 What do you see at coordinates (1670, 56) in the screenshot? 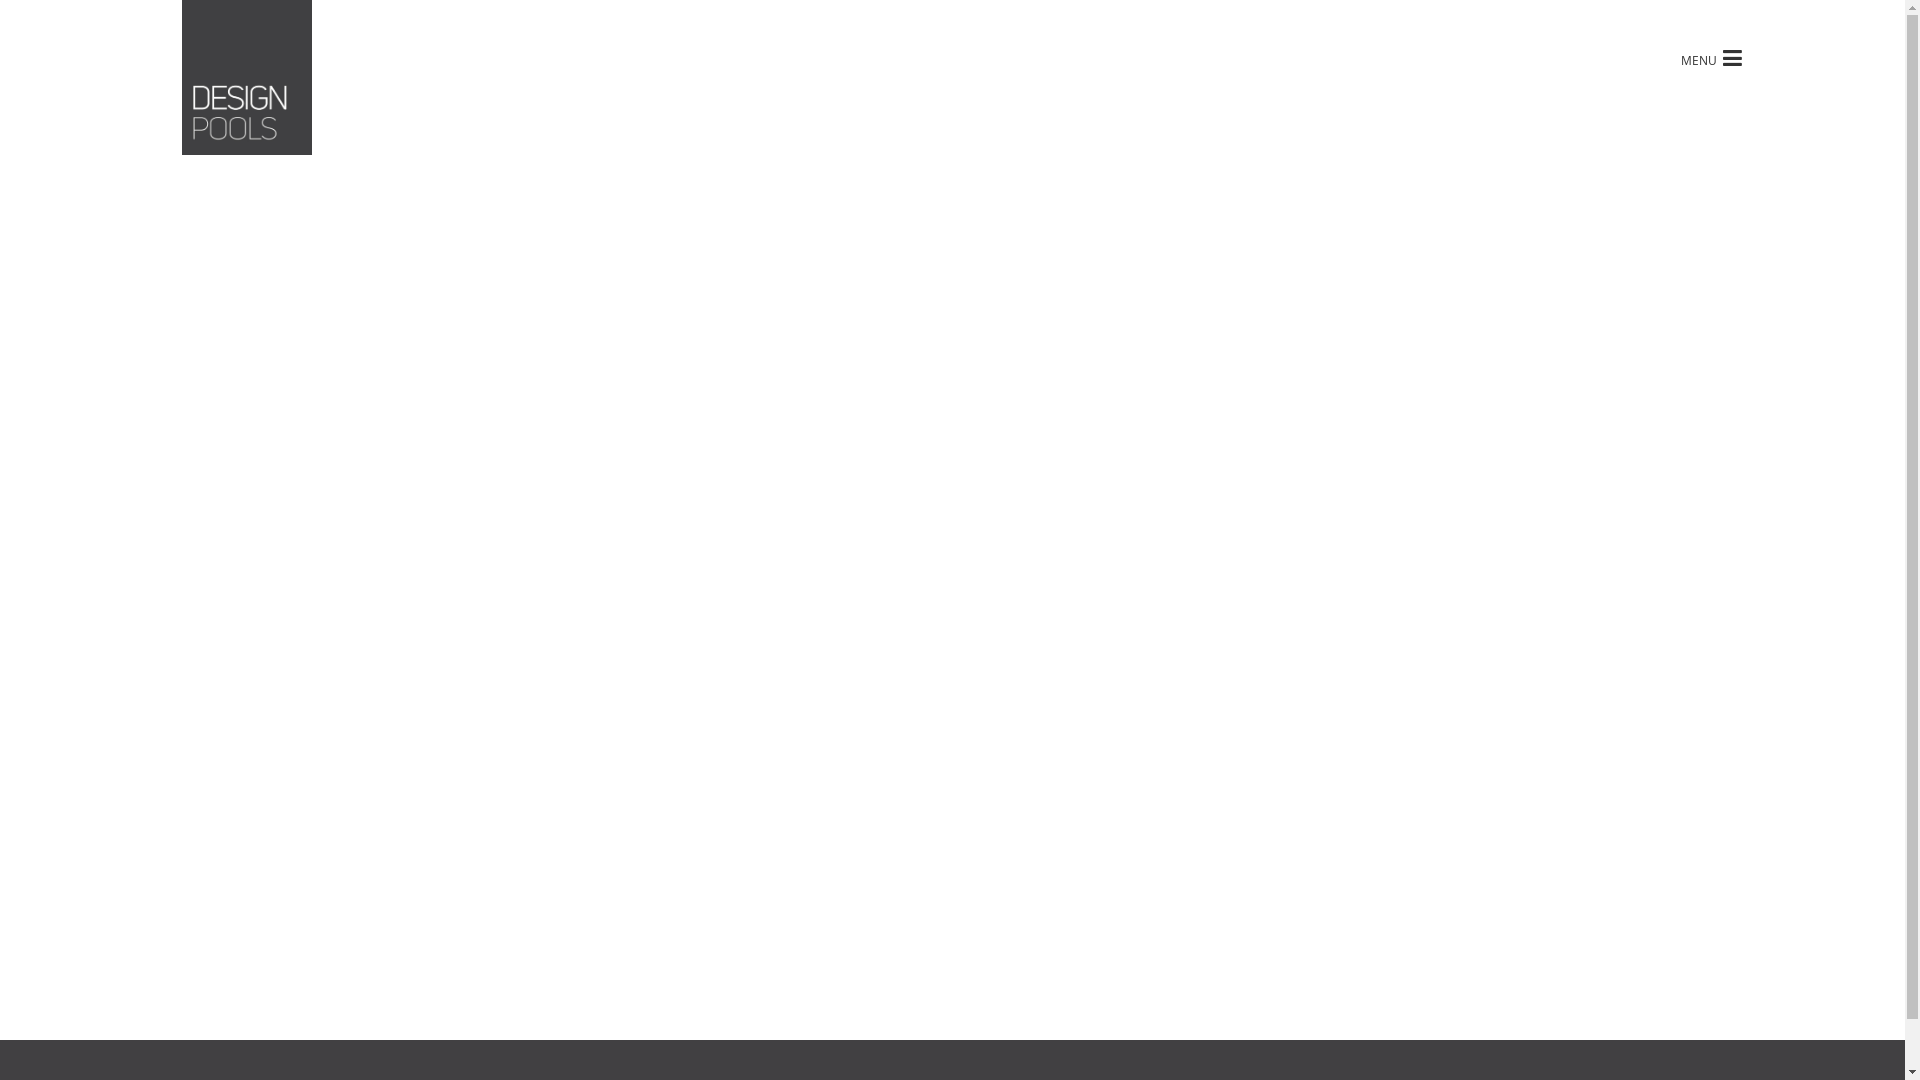
I see `'MENU'` at bounding box center [1670, 56].